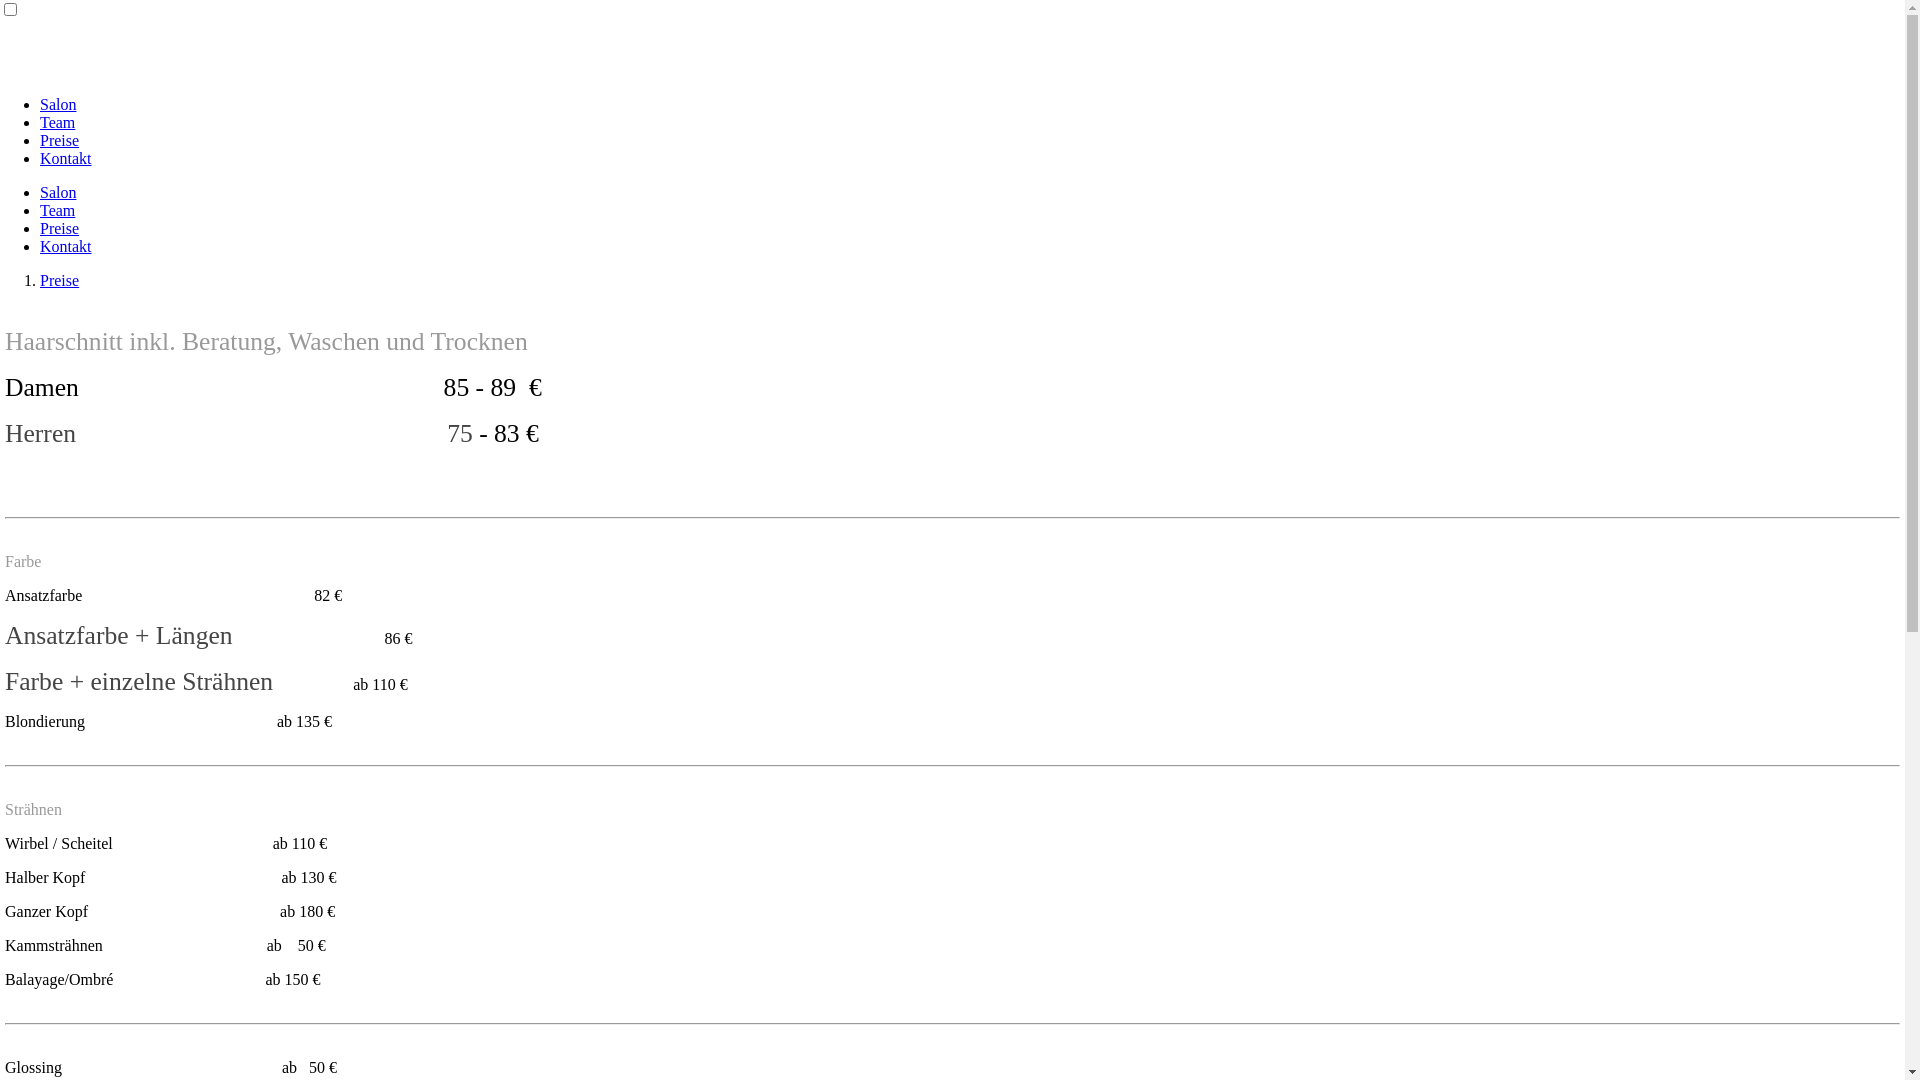  I want to click on 'Preise', so click(59, 227).